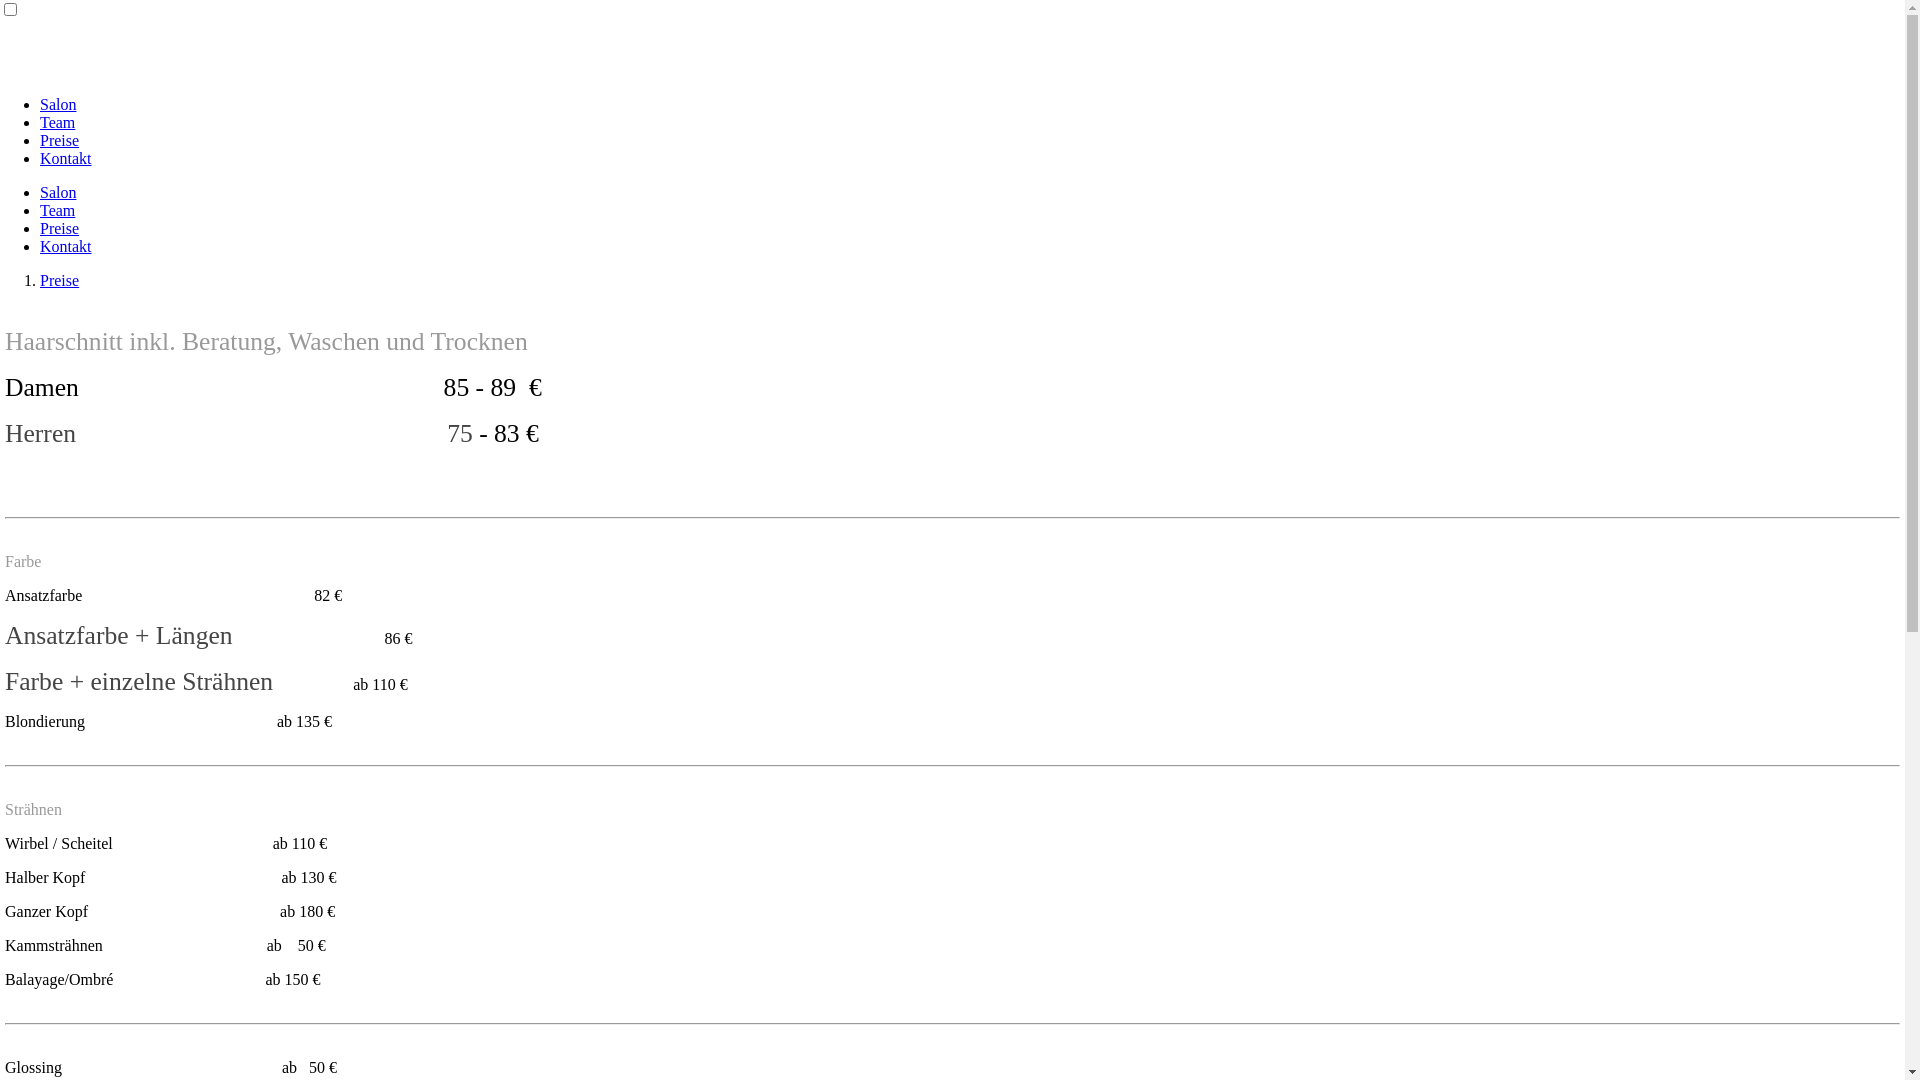  I want to click on 'Preise', so click(59, 227).